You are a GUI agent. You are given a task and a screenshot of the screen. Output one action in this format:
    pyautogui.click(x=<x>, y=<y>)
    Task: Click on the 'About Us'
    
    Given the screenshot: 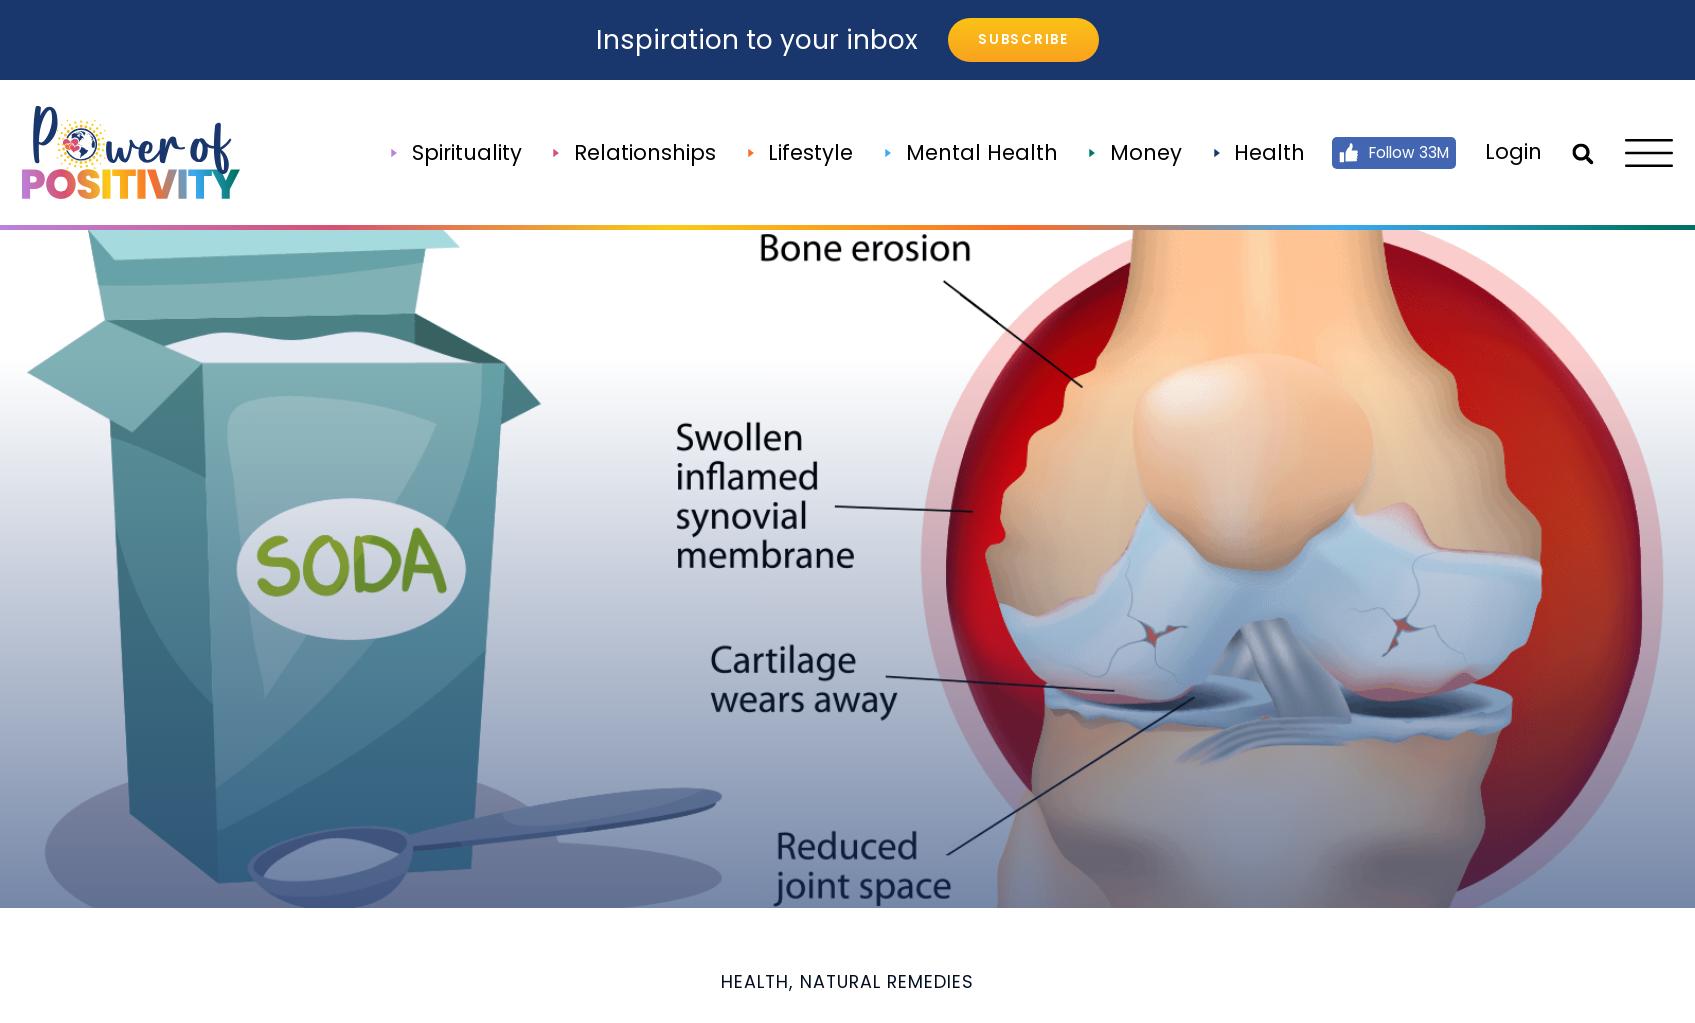 What is the action you would take?
    pyautogui.click(x=242, y=372)
    